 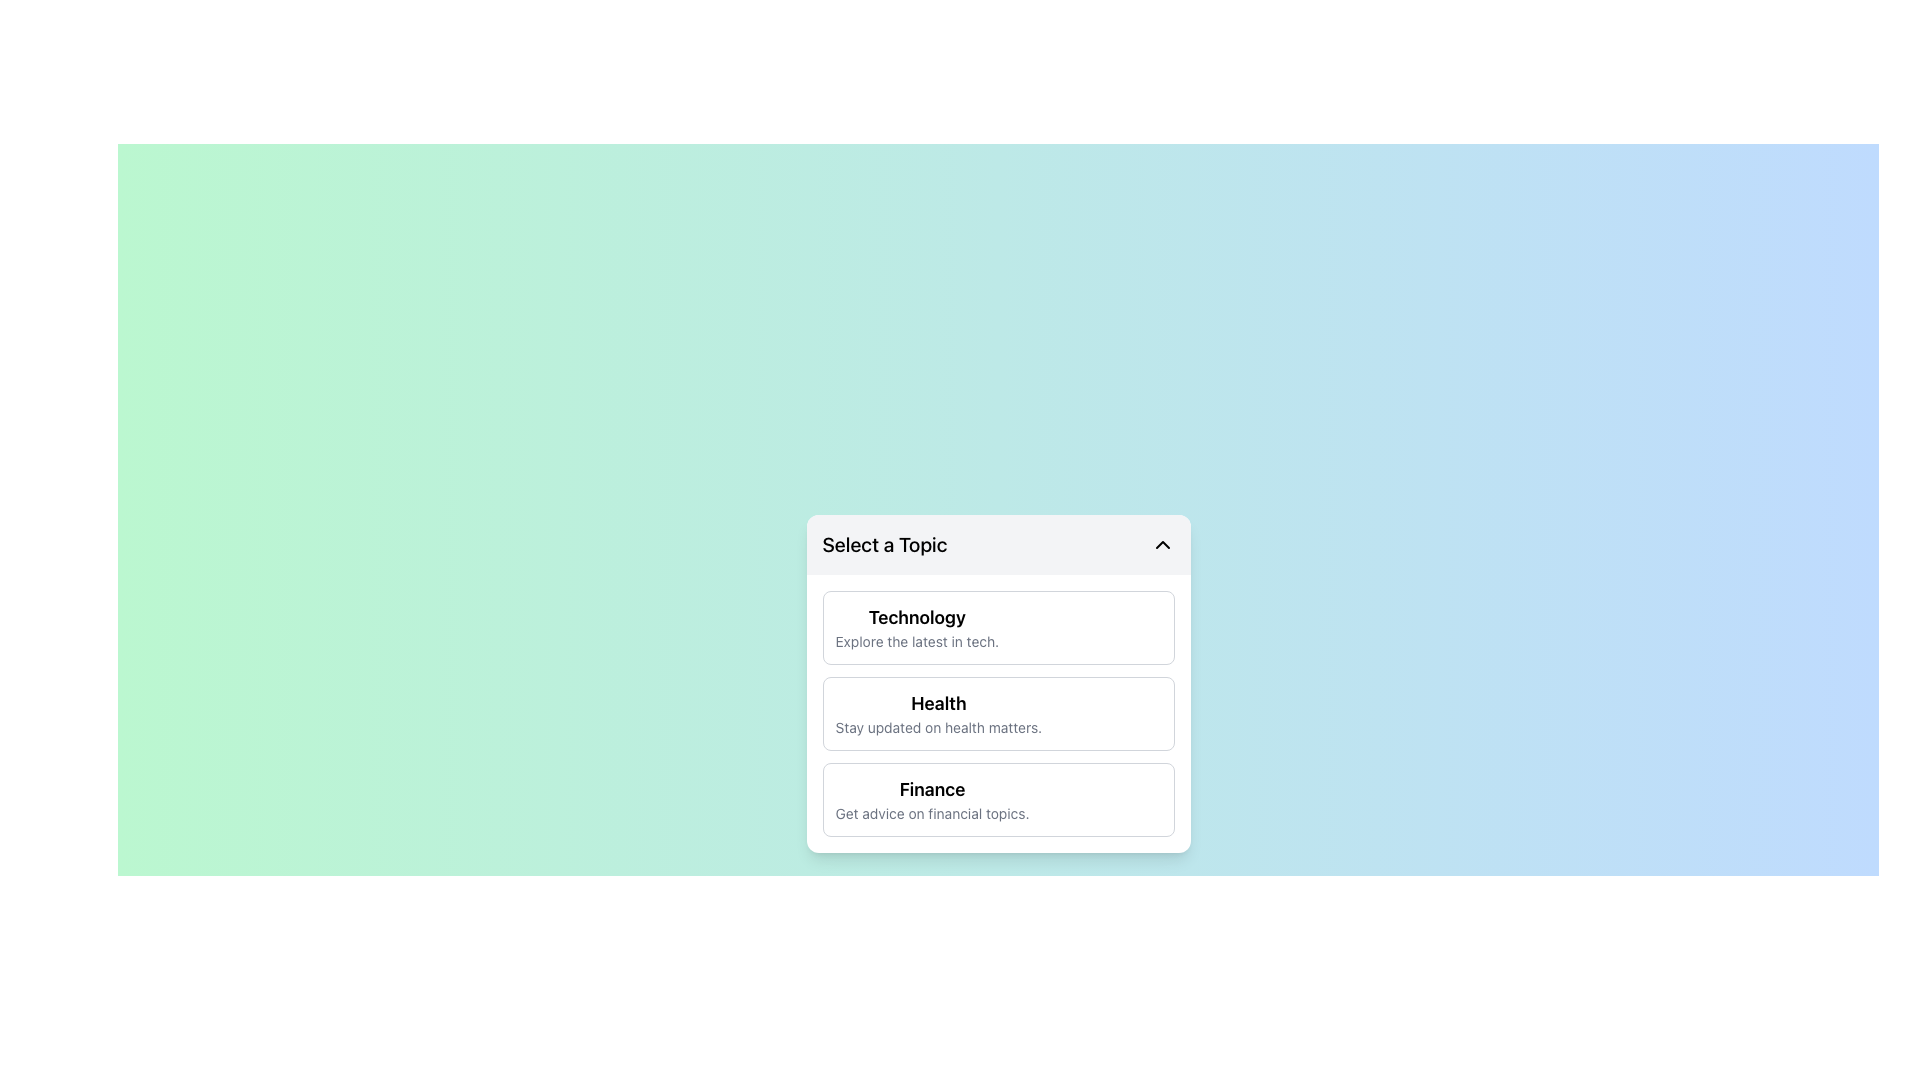 I want to click on the list item titled 'Health', so click(x=937, y=712).